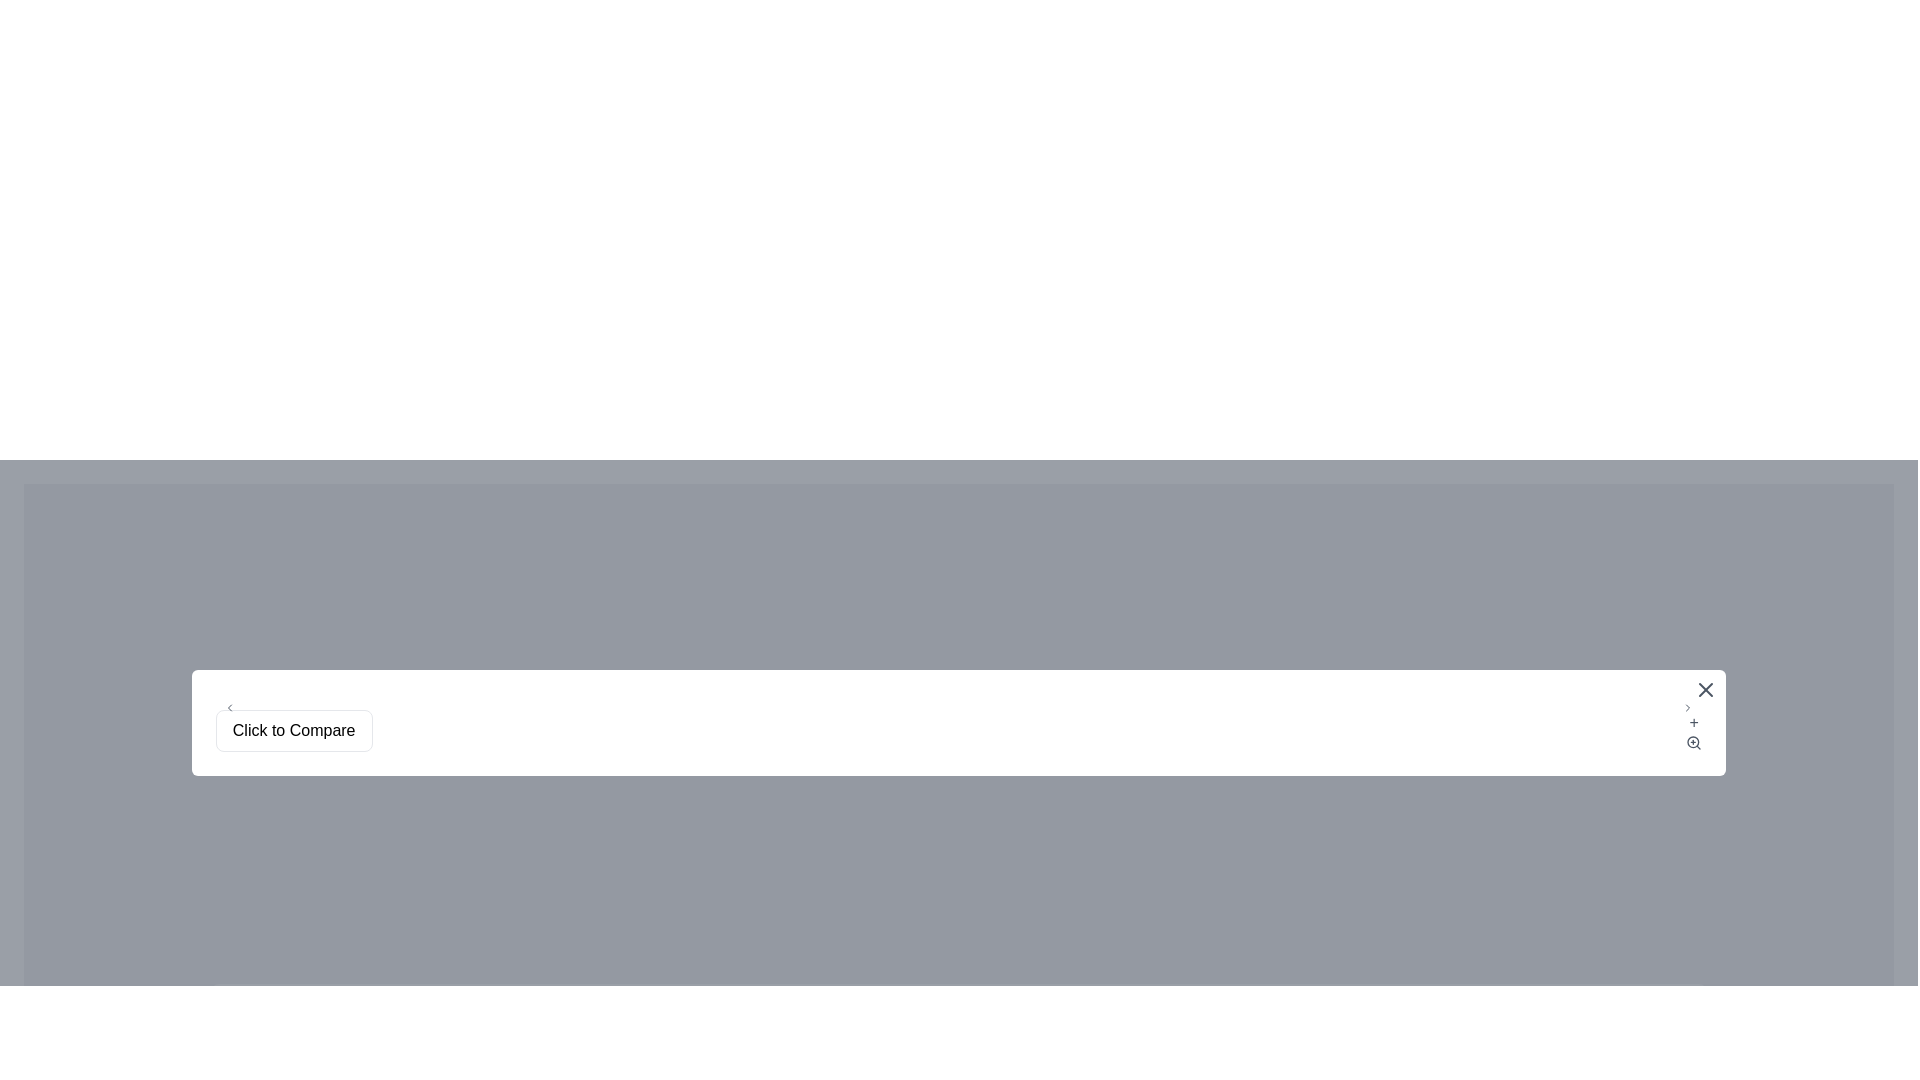 This screenshot has width=1920, height=1080. Describe the element at coordinates (1705, 689) in the screenshot. I see `the close button located at the upper-right corner of the dialog` at that location.